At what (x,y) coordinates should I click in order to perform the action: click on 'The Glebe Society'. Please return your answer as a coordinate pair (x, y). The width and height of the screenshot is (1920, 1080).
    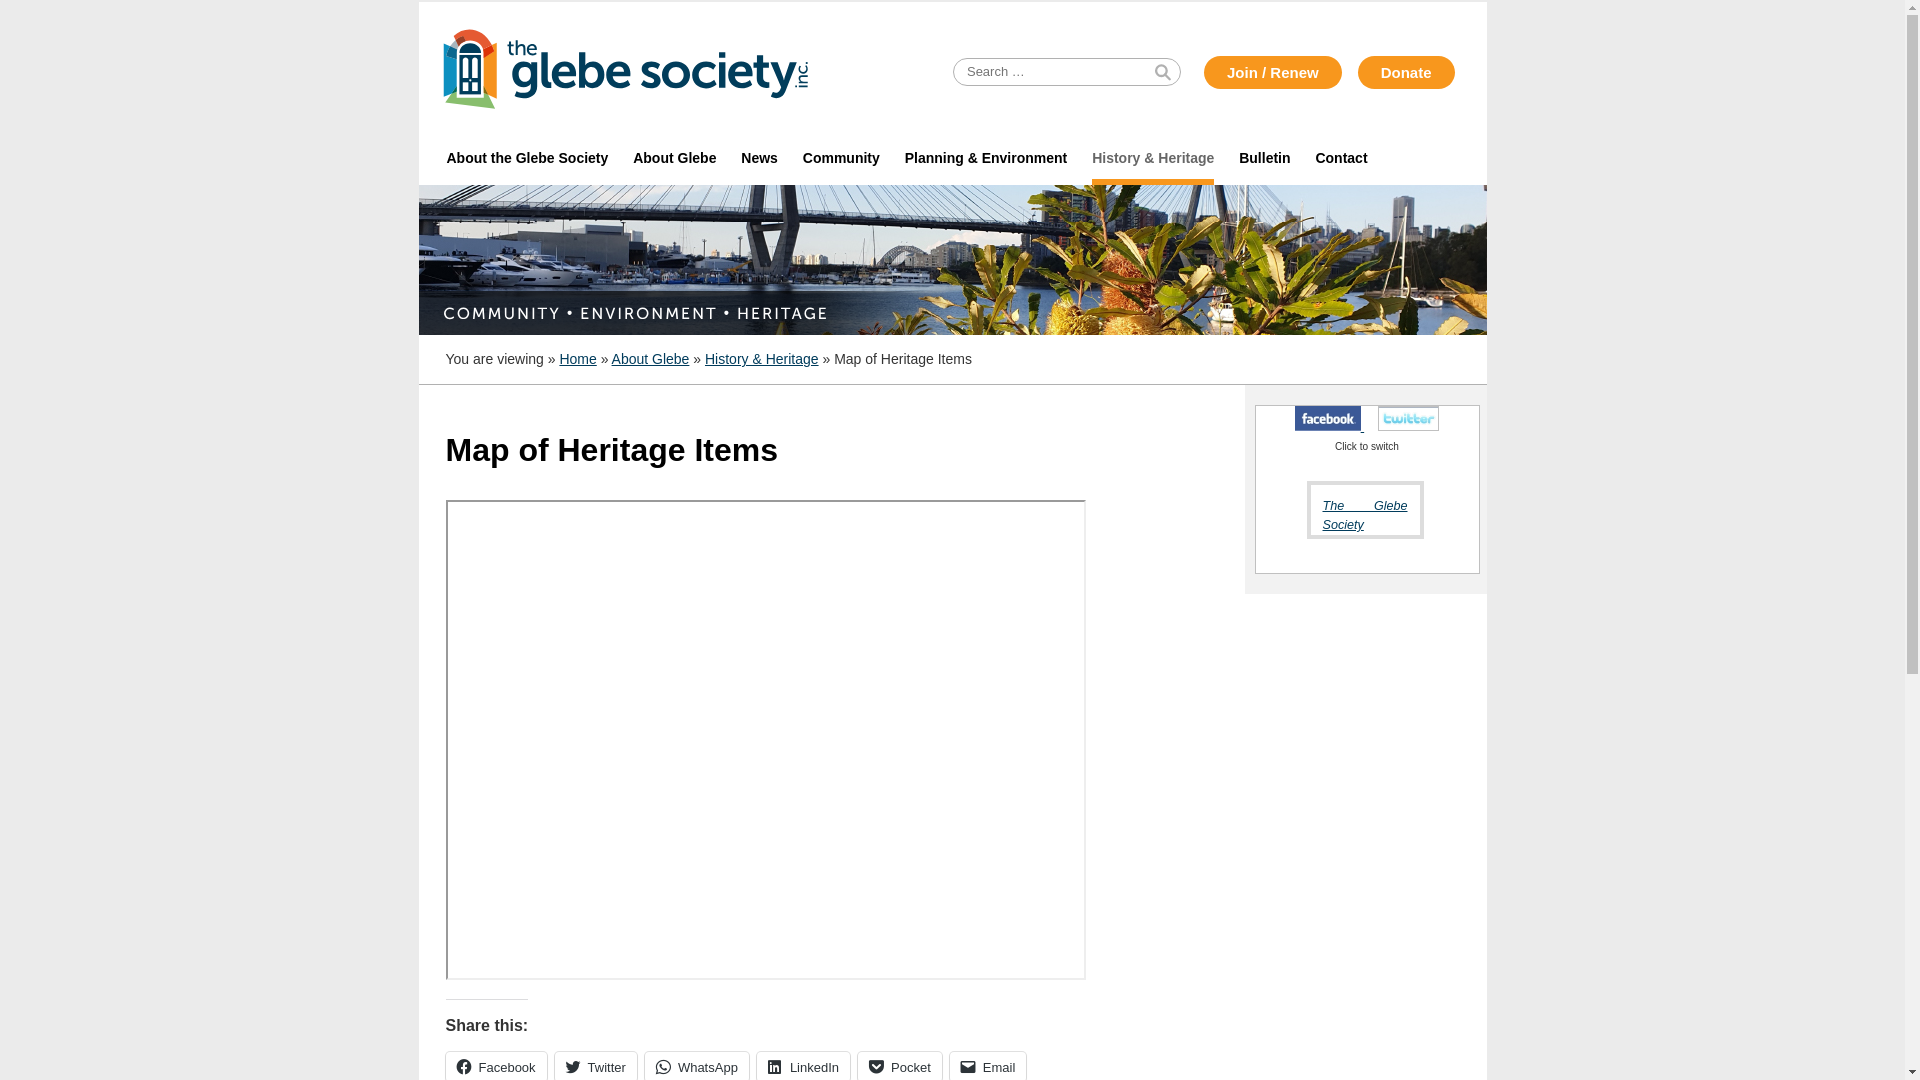
    Looking at the image, I should click on (1321, 514).